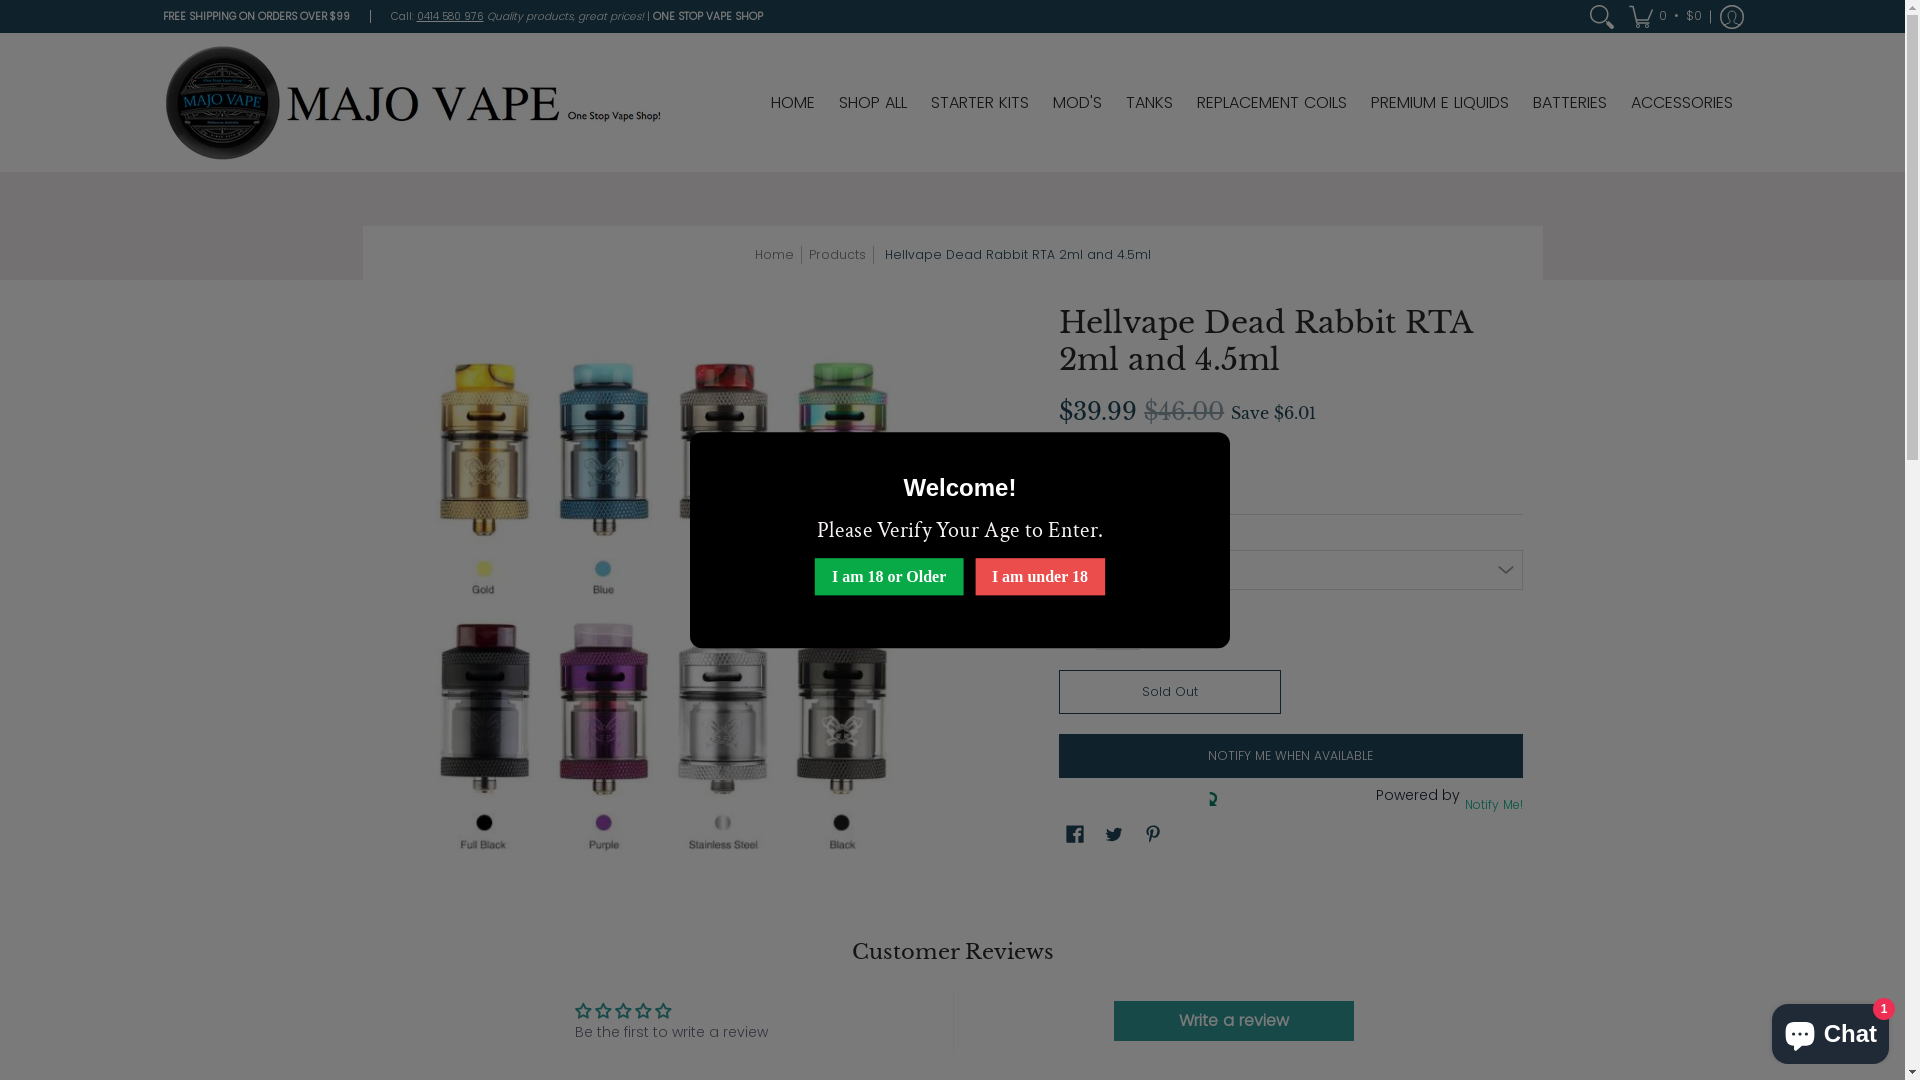 This screenshot has height=1080, width=1920. Describe the element at coordinates (791, 102) in the screenshot. I see `'HOME'` at that location.